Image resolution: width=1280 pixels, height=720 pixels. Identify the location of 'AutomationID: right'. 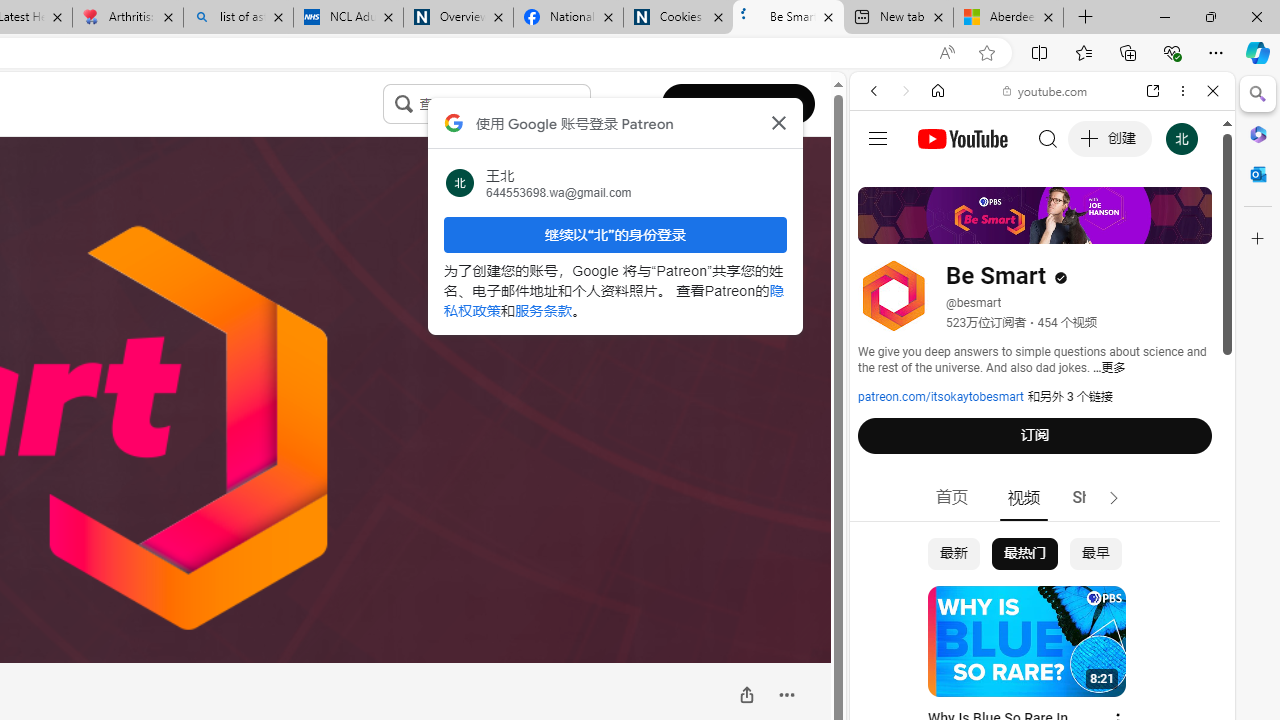
(1113, 497).